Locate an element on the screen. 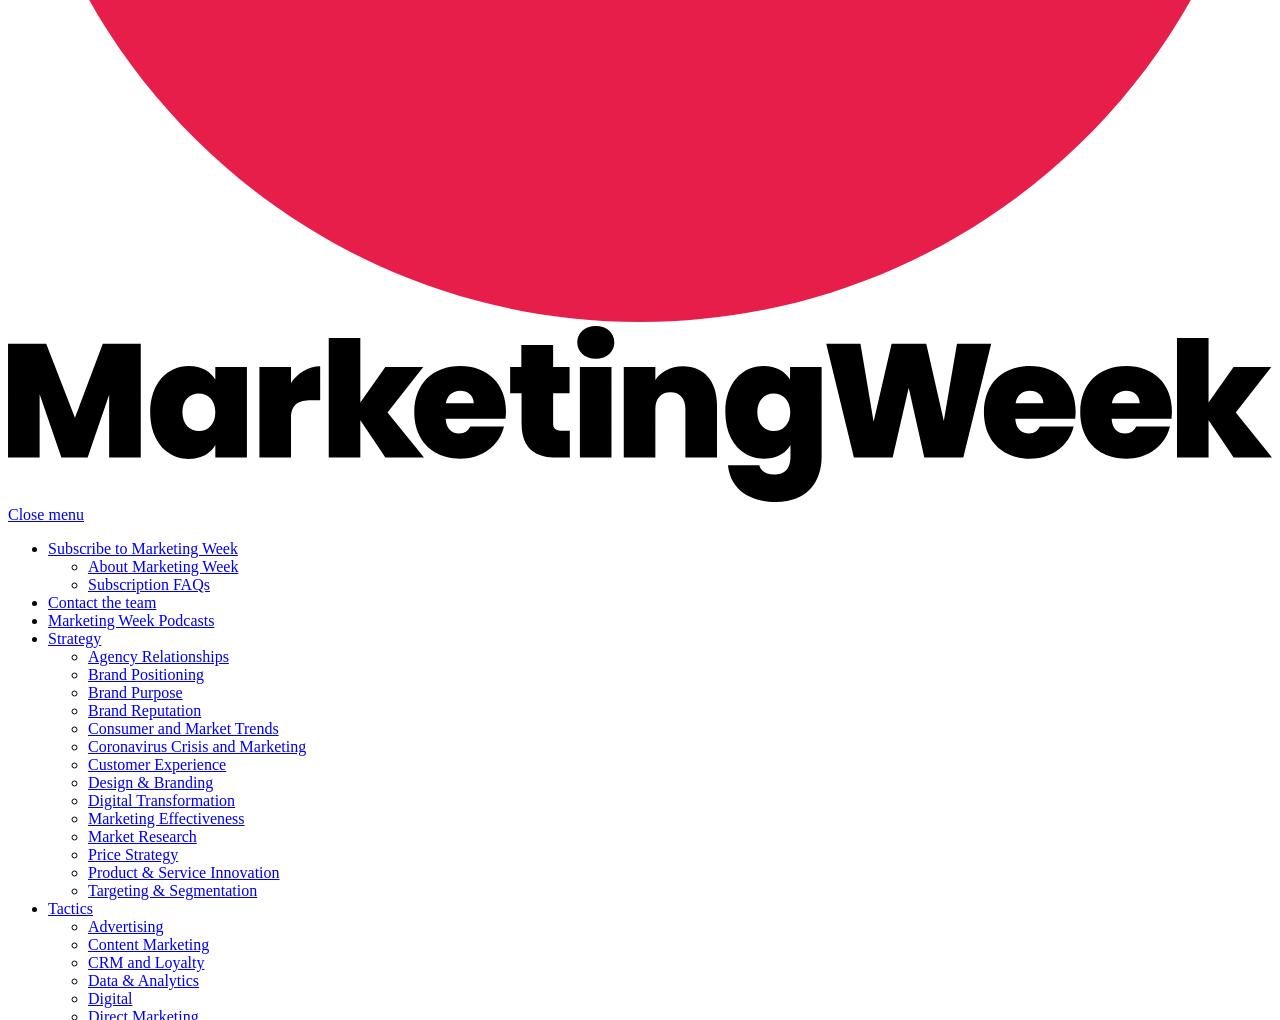 The height and width of the screenshot is (1020, 1280). 'Content Marketing' is located at coordinates (147, 943).